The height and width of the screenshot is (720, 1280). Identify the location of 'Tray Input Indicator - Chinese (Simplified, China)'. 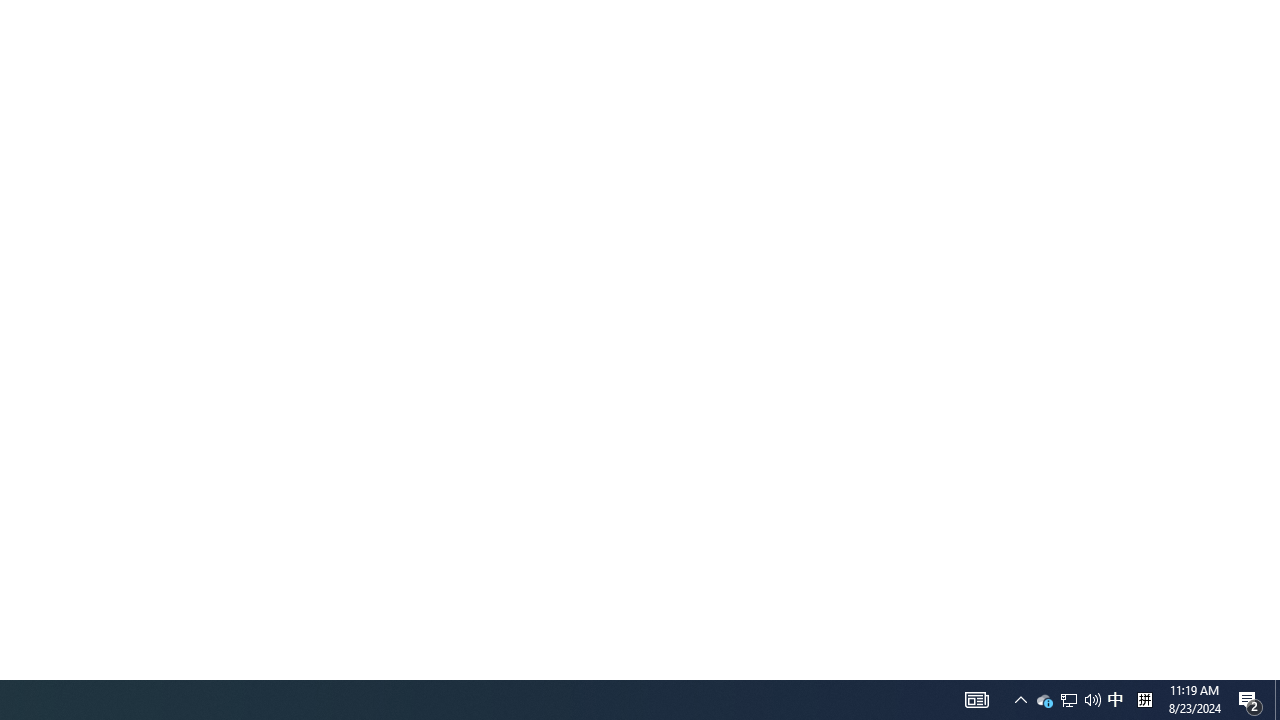
(1092, 698).